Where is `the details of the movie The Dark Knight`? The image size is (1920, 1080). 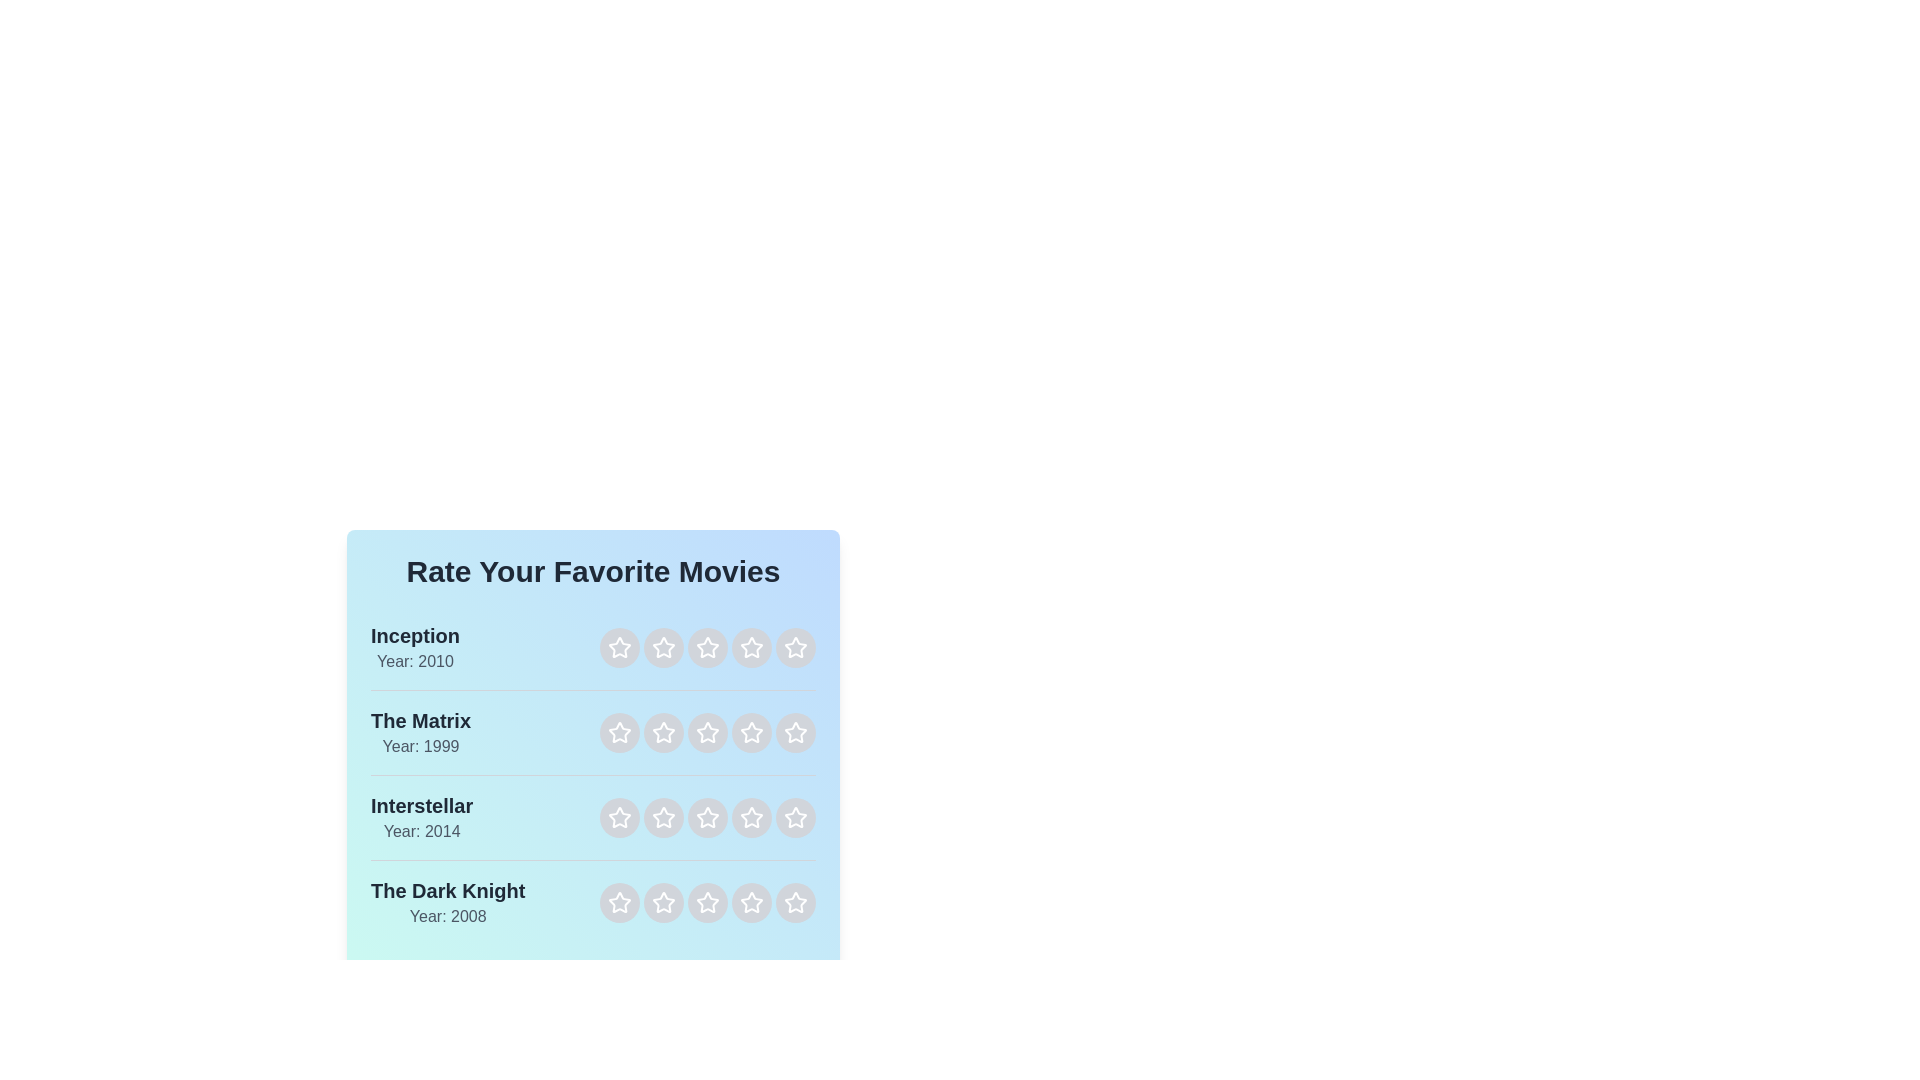
the details of the movie The Dark Knight is located at coordinates (446, 902).